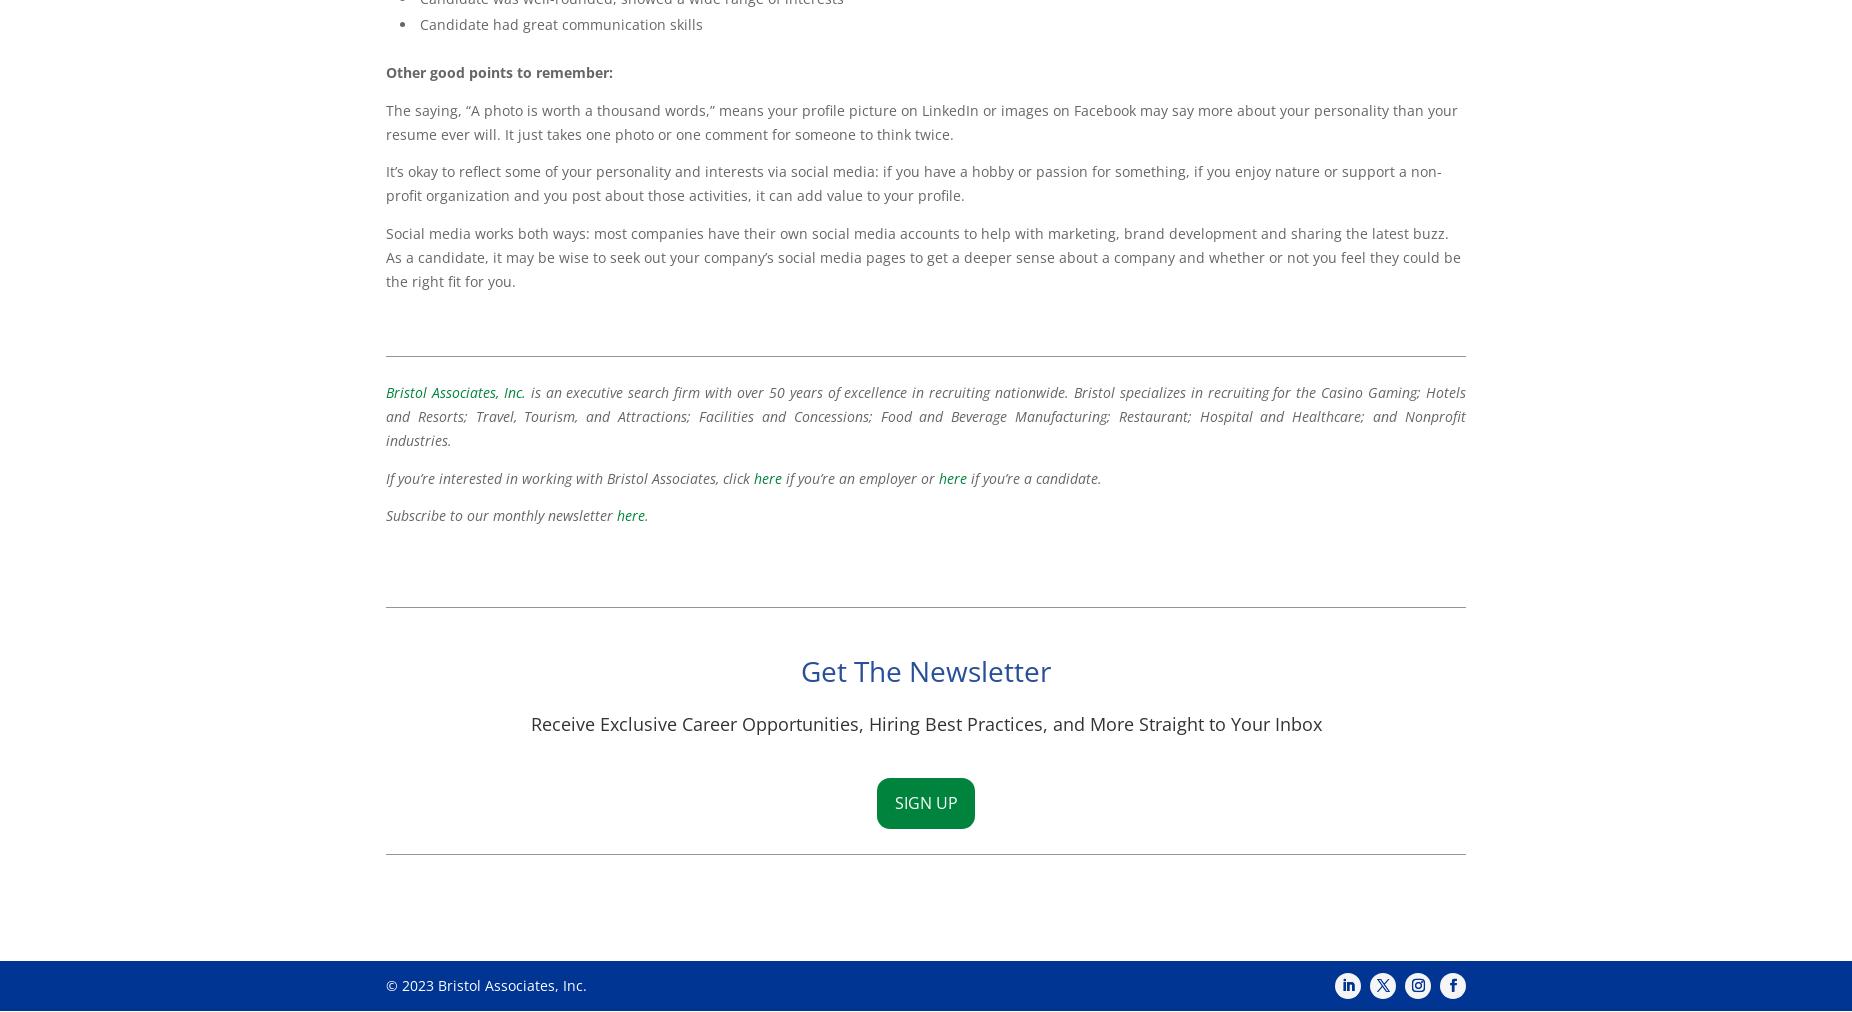 This screenshot has height=1012, width=1852. What do you see at coordinates (893, 802) in the screenshot?
I see `'SIGN UP'` at bounding box center [893, 802].